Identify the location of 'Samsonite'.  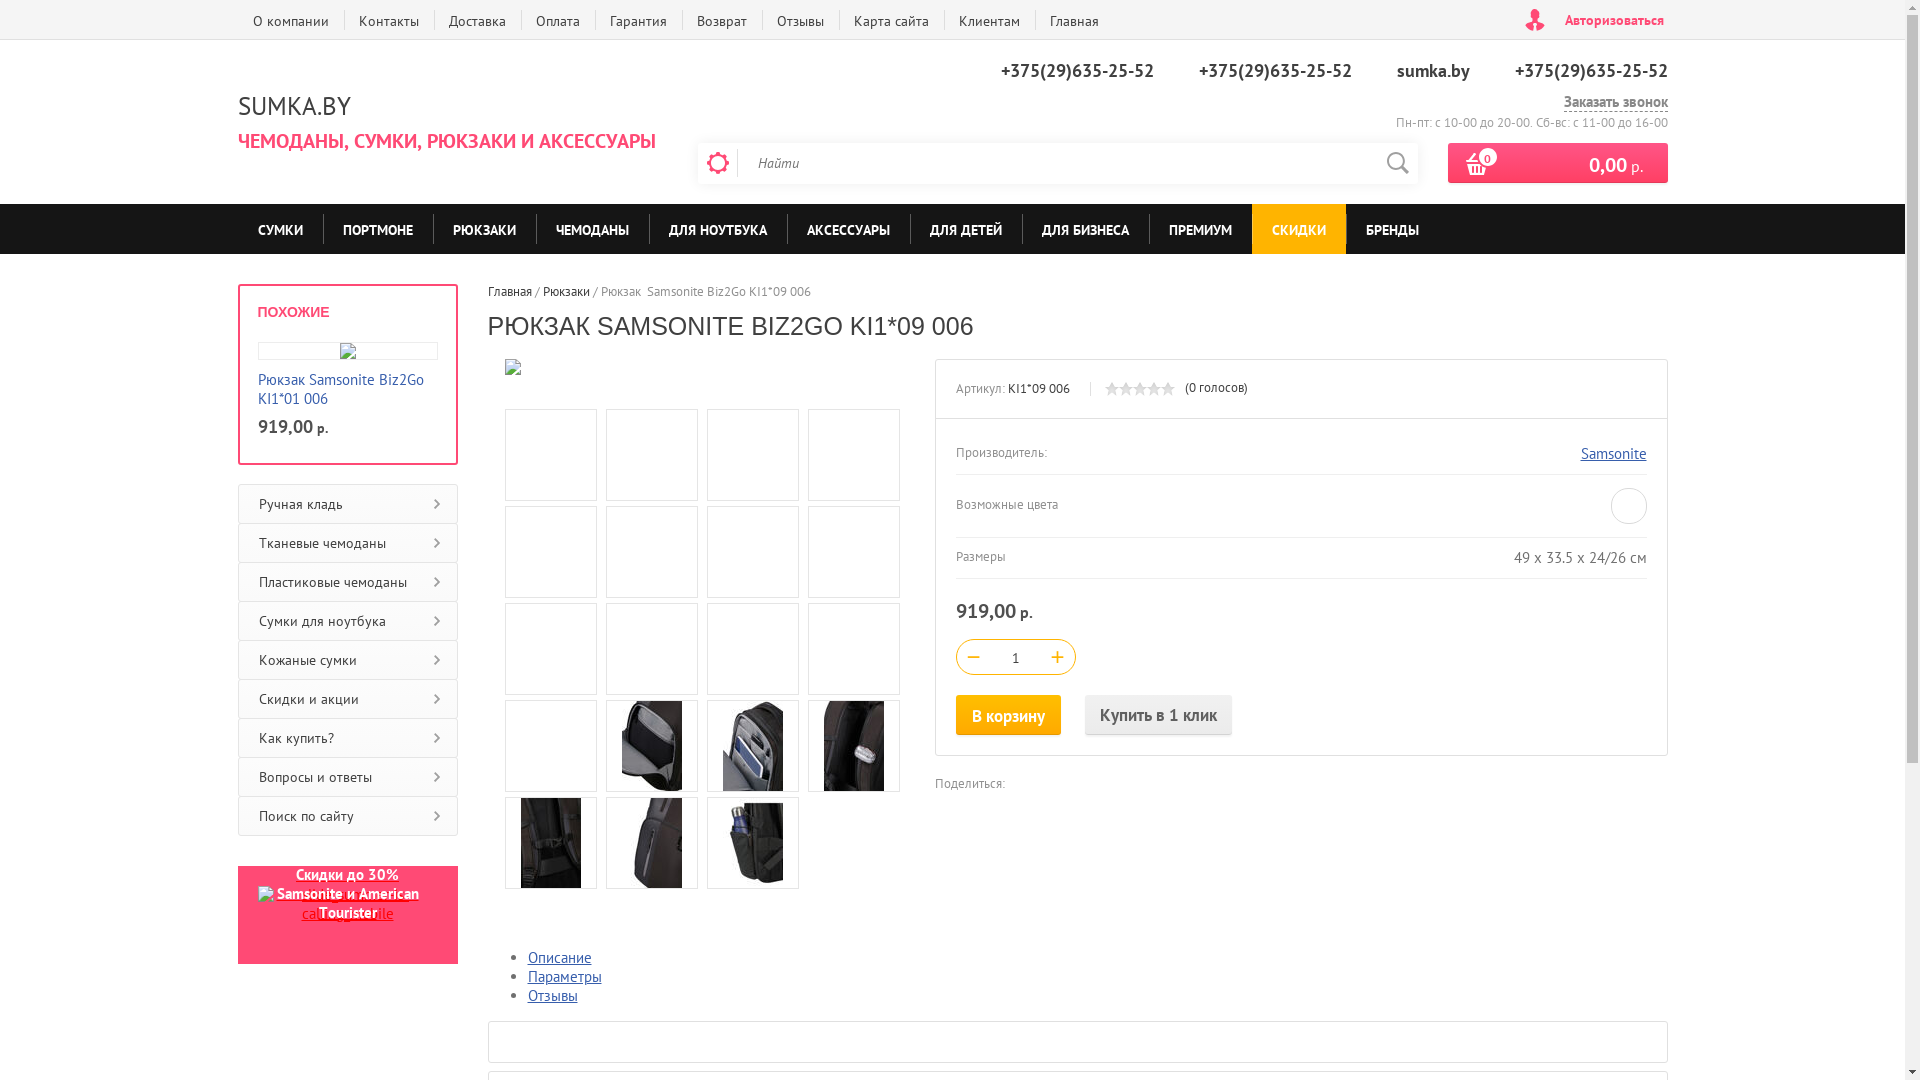
(1612, 453).